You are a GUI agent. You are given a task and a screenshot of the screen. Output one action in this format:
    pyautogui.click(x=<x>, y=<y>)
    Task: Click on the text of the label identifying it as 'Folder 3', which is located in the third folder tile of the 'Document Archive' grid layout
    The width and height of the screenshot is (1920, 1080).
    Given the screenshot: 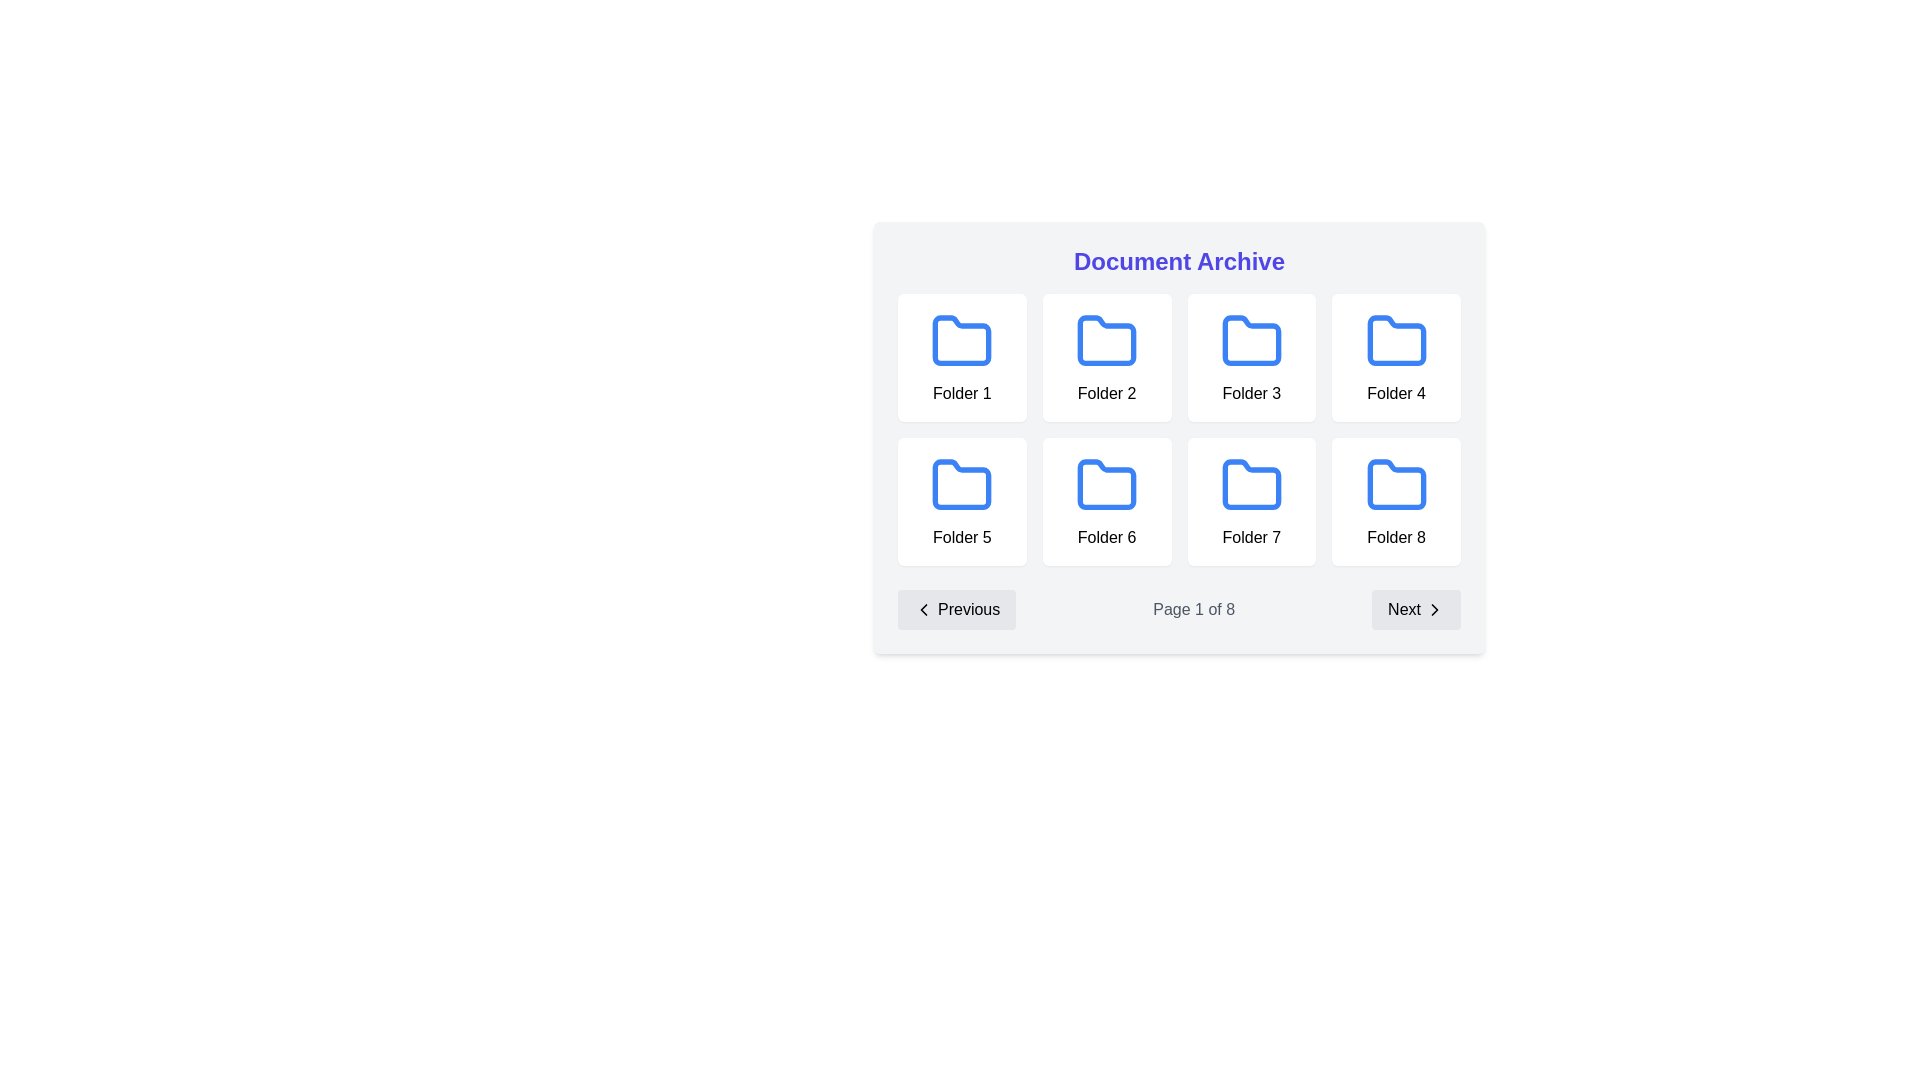 What is the action you would take?
    pyautogui.click(x=1250, y=393)
    